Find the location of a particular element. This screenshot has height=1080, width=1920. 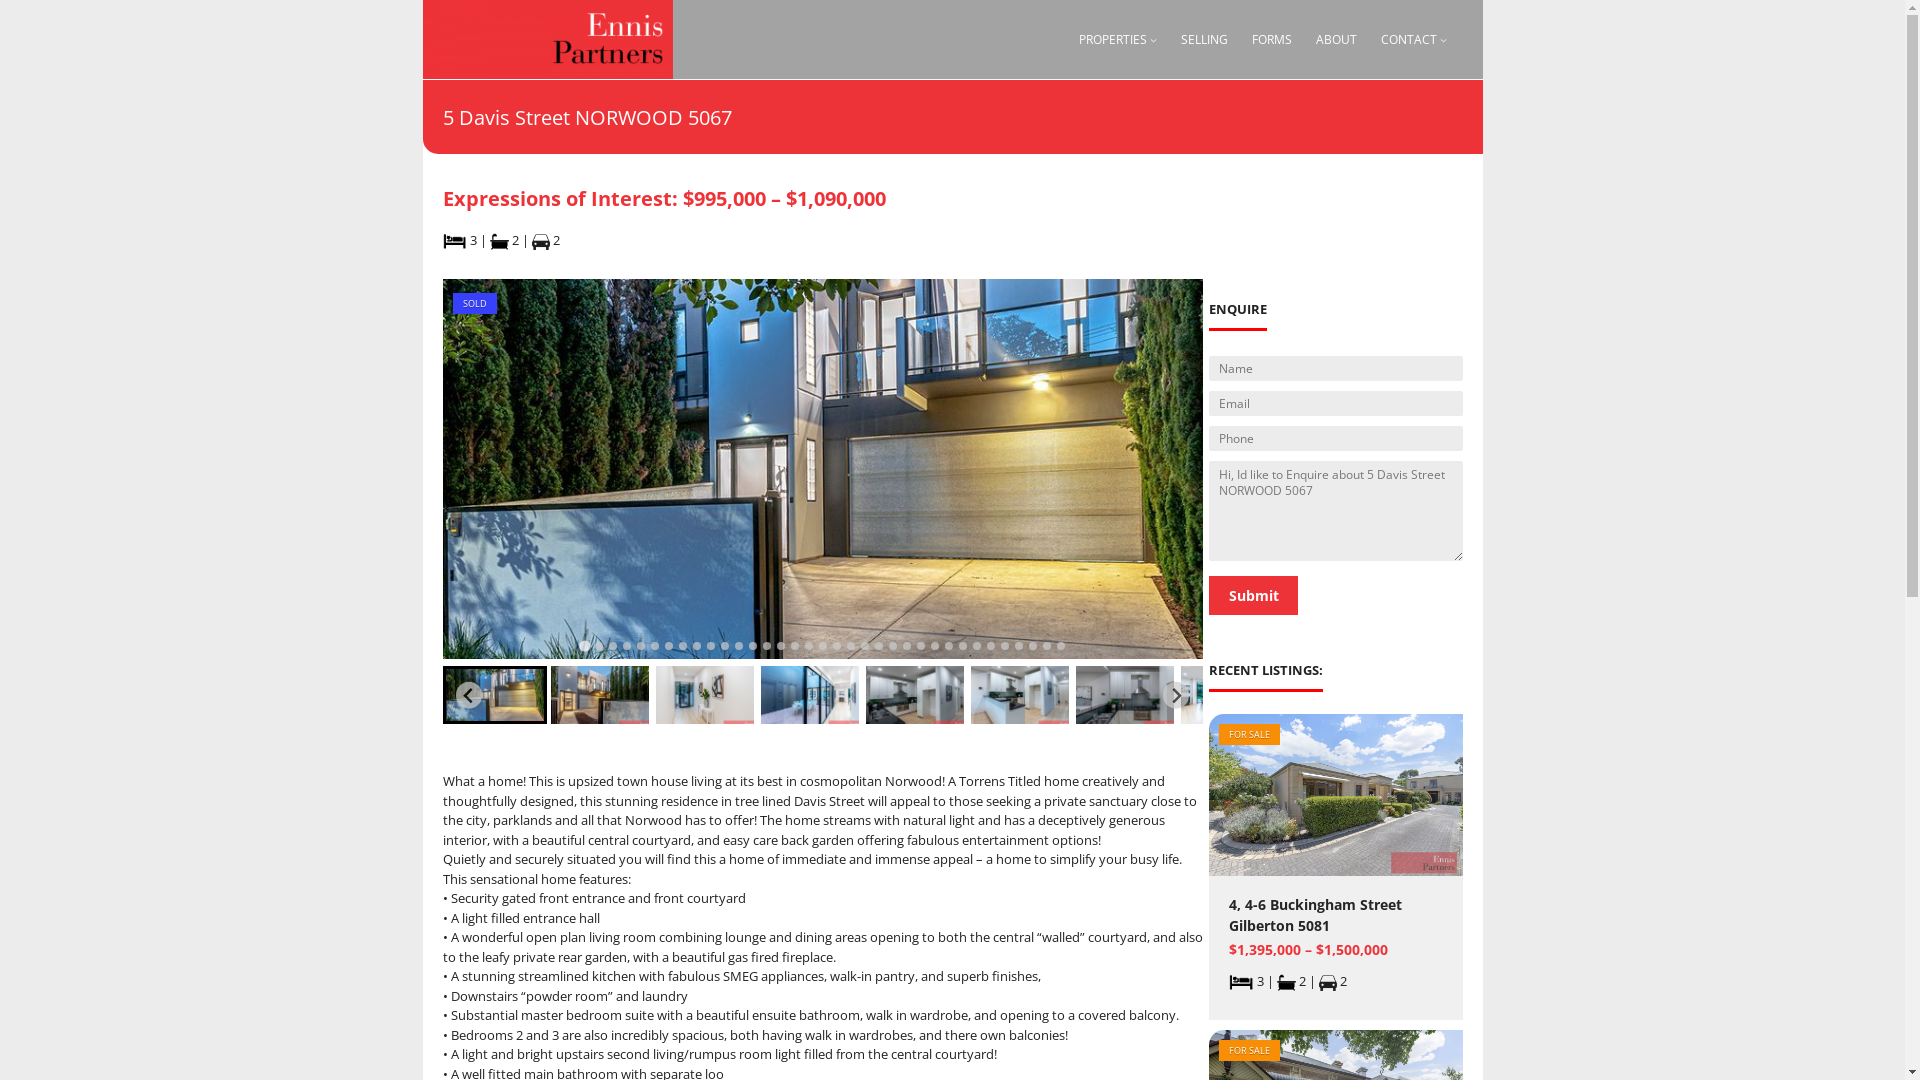

'FORMS' is located at coordinates (1251, 39).